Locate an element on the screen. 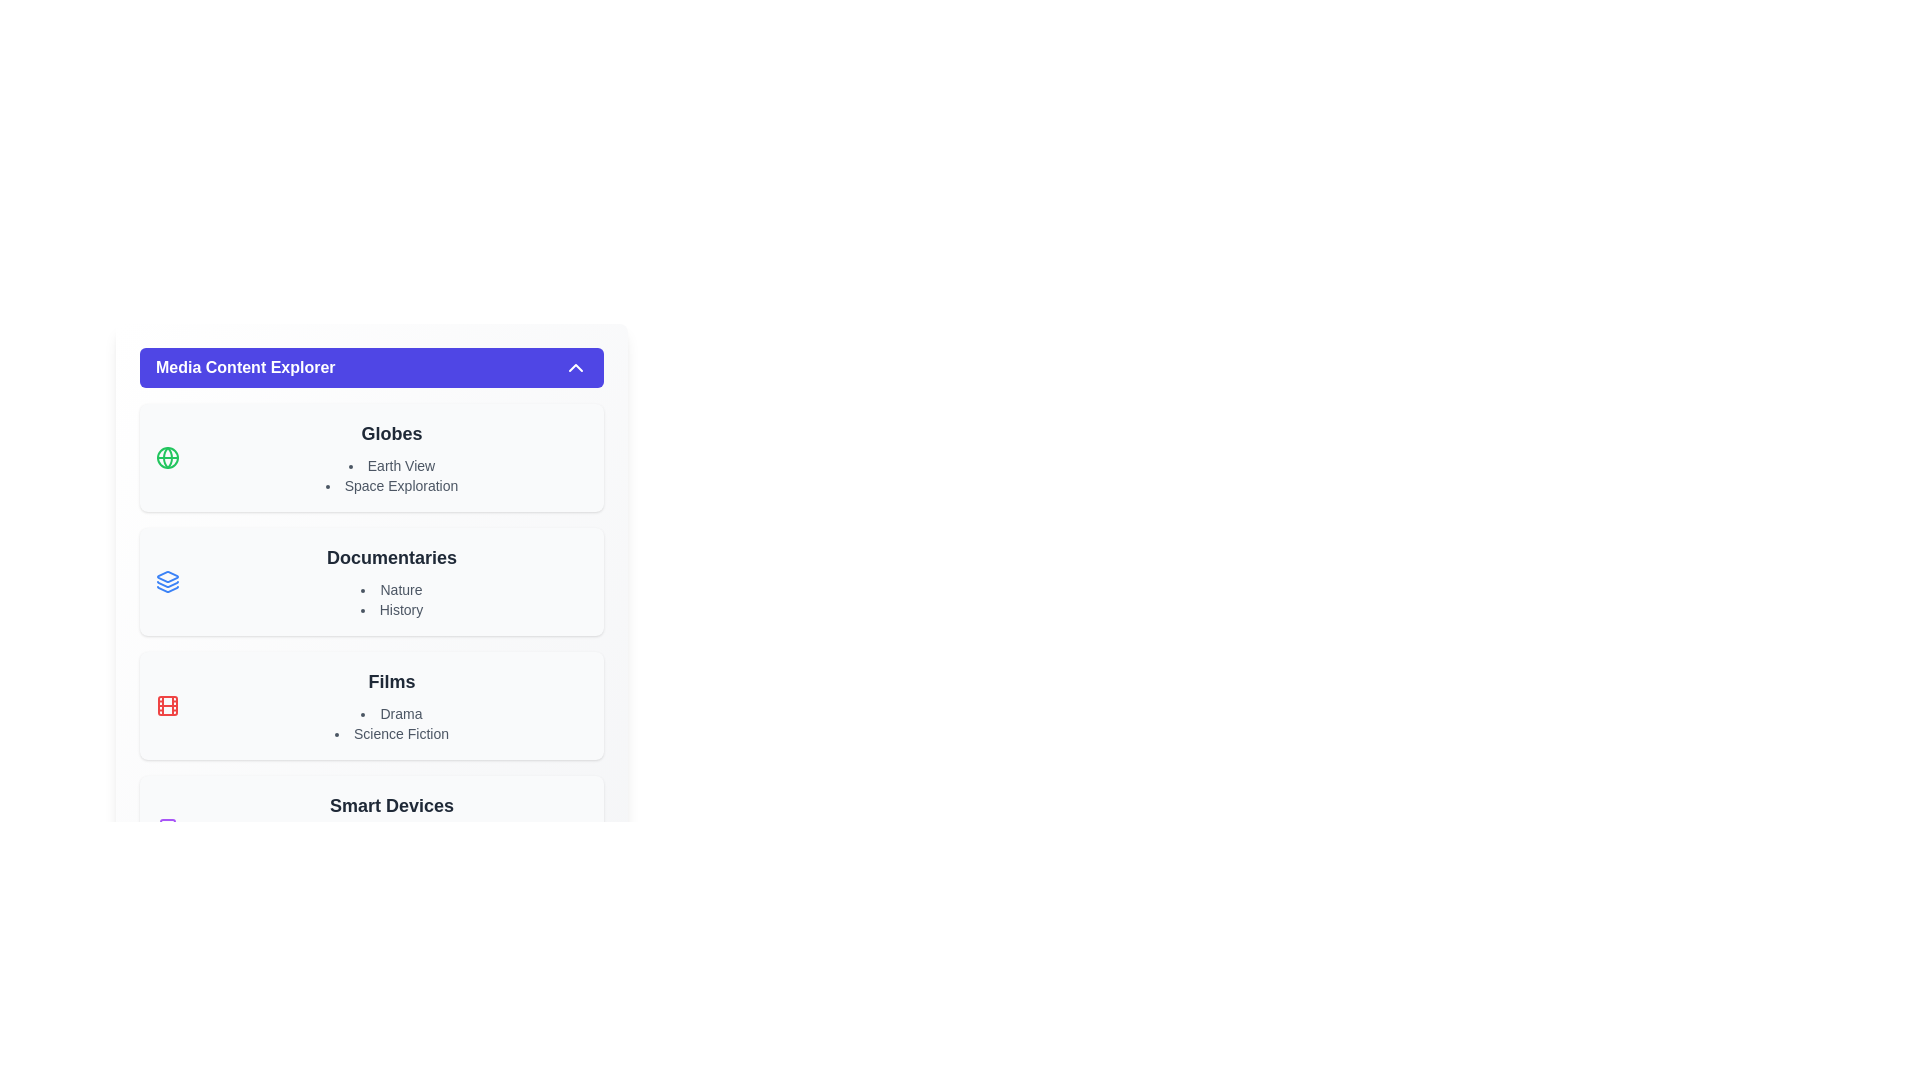 This screenshot has width=1920, height=1080. the icon representing the category 'Documentaries', located at the top-left corner of the 'Documentaries' section, before the text 'DocumentariesNatureHistory' is located at coordinates (168, 582).